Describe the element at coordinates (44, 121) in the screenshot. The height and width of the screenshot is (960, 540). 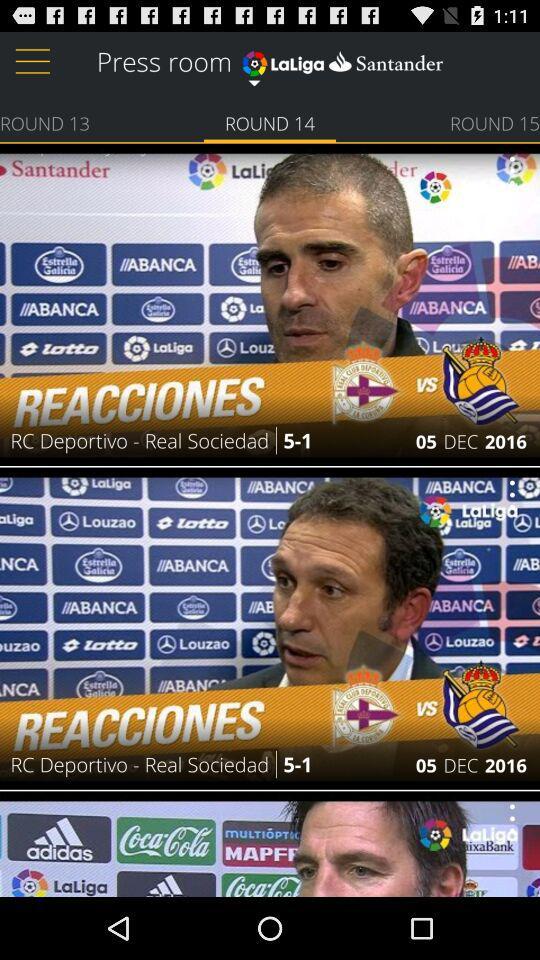
I see `round 13 icon` at that location.